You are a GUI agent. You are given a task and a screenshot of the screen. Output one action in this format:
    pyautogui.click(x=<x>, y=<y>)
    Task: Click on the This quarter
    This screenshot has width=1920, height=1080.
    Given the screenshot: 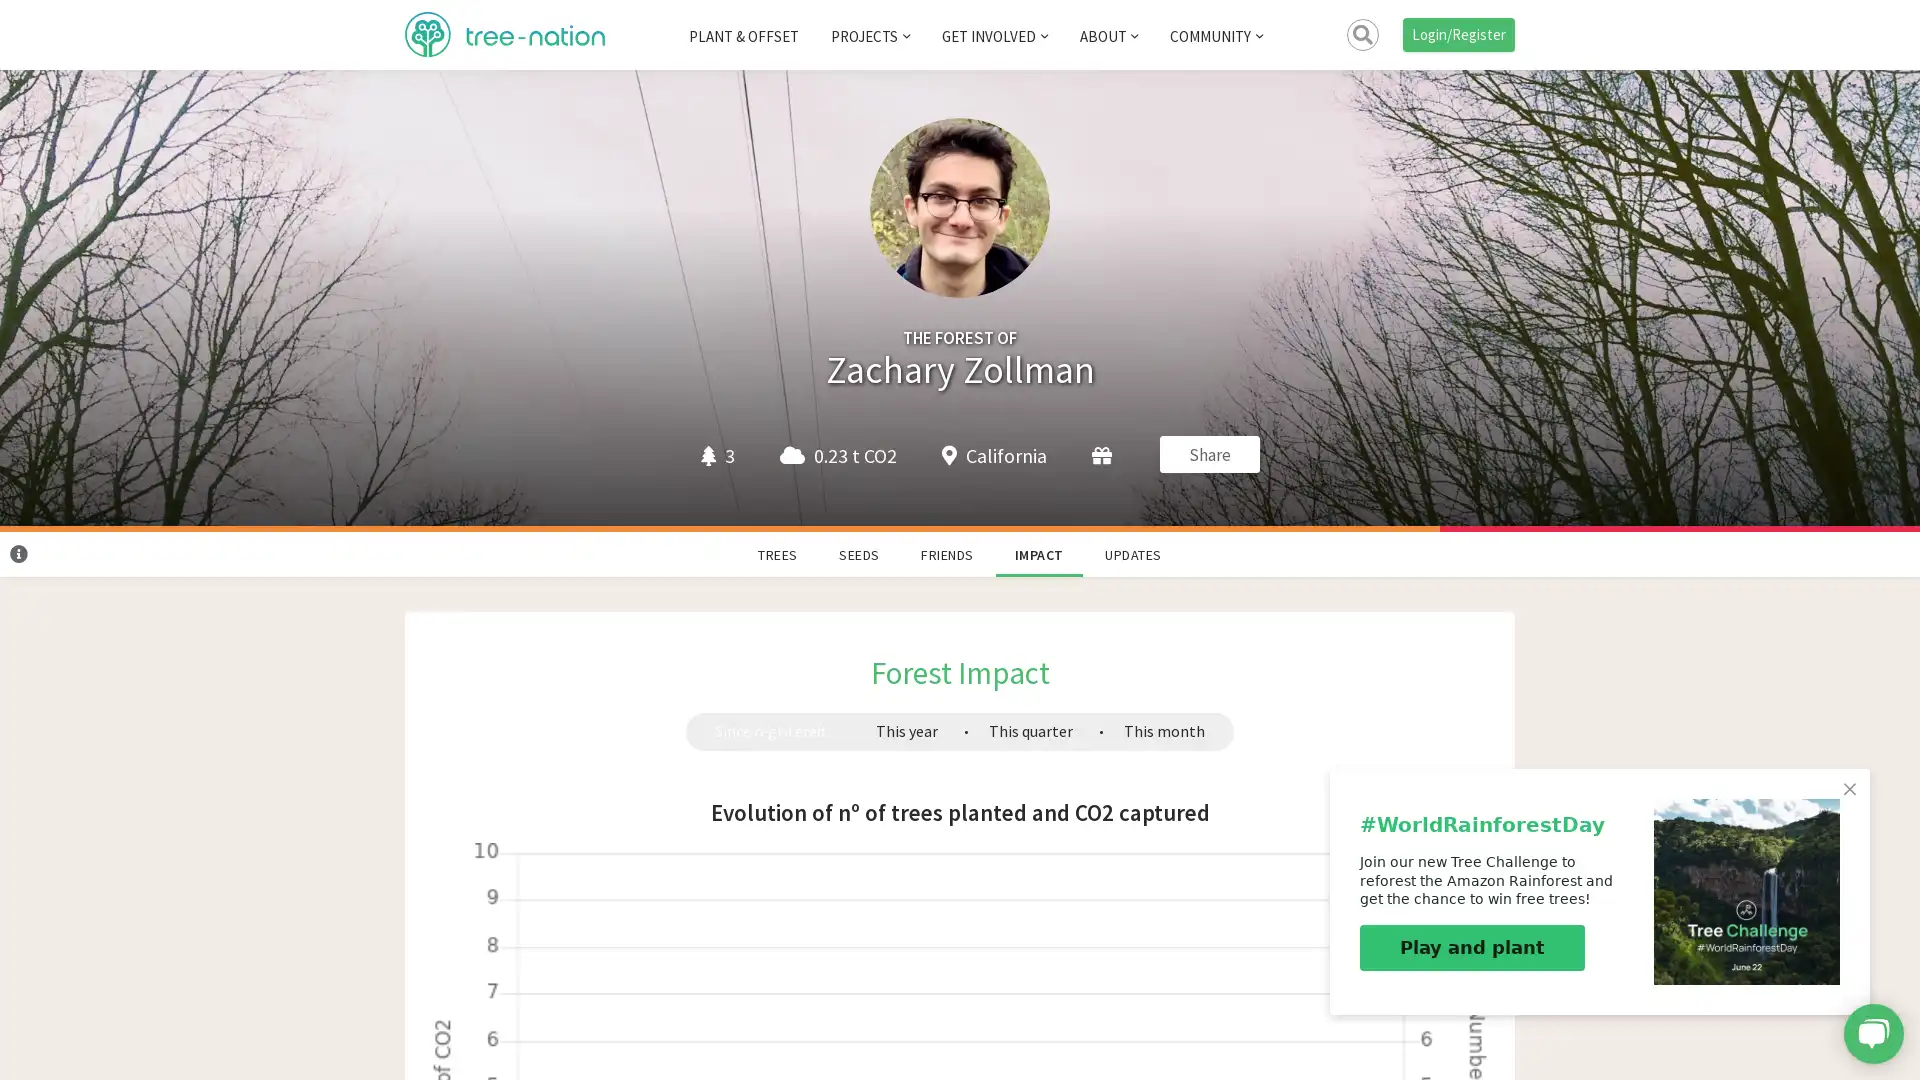 What is the action you would take?
    pyautogui.click(x=1030, y=731)
    